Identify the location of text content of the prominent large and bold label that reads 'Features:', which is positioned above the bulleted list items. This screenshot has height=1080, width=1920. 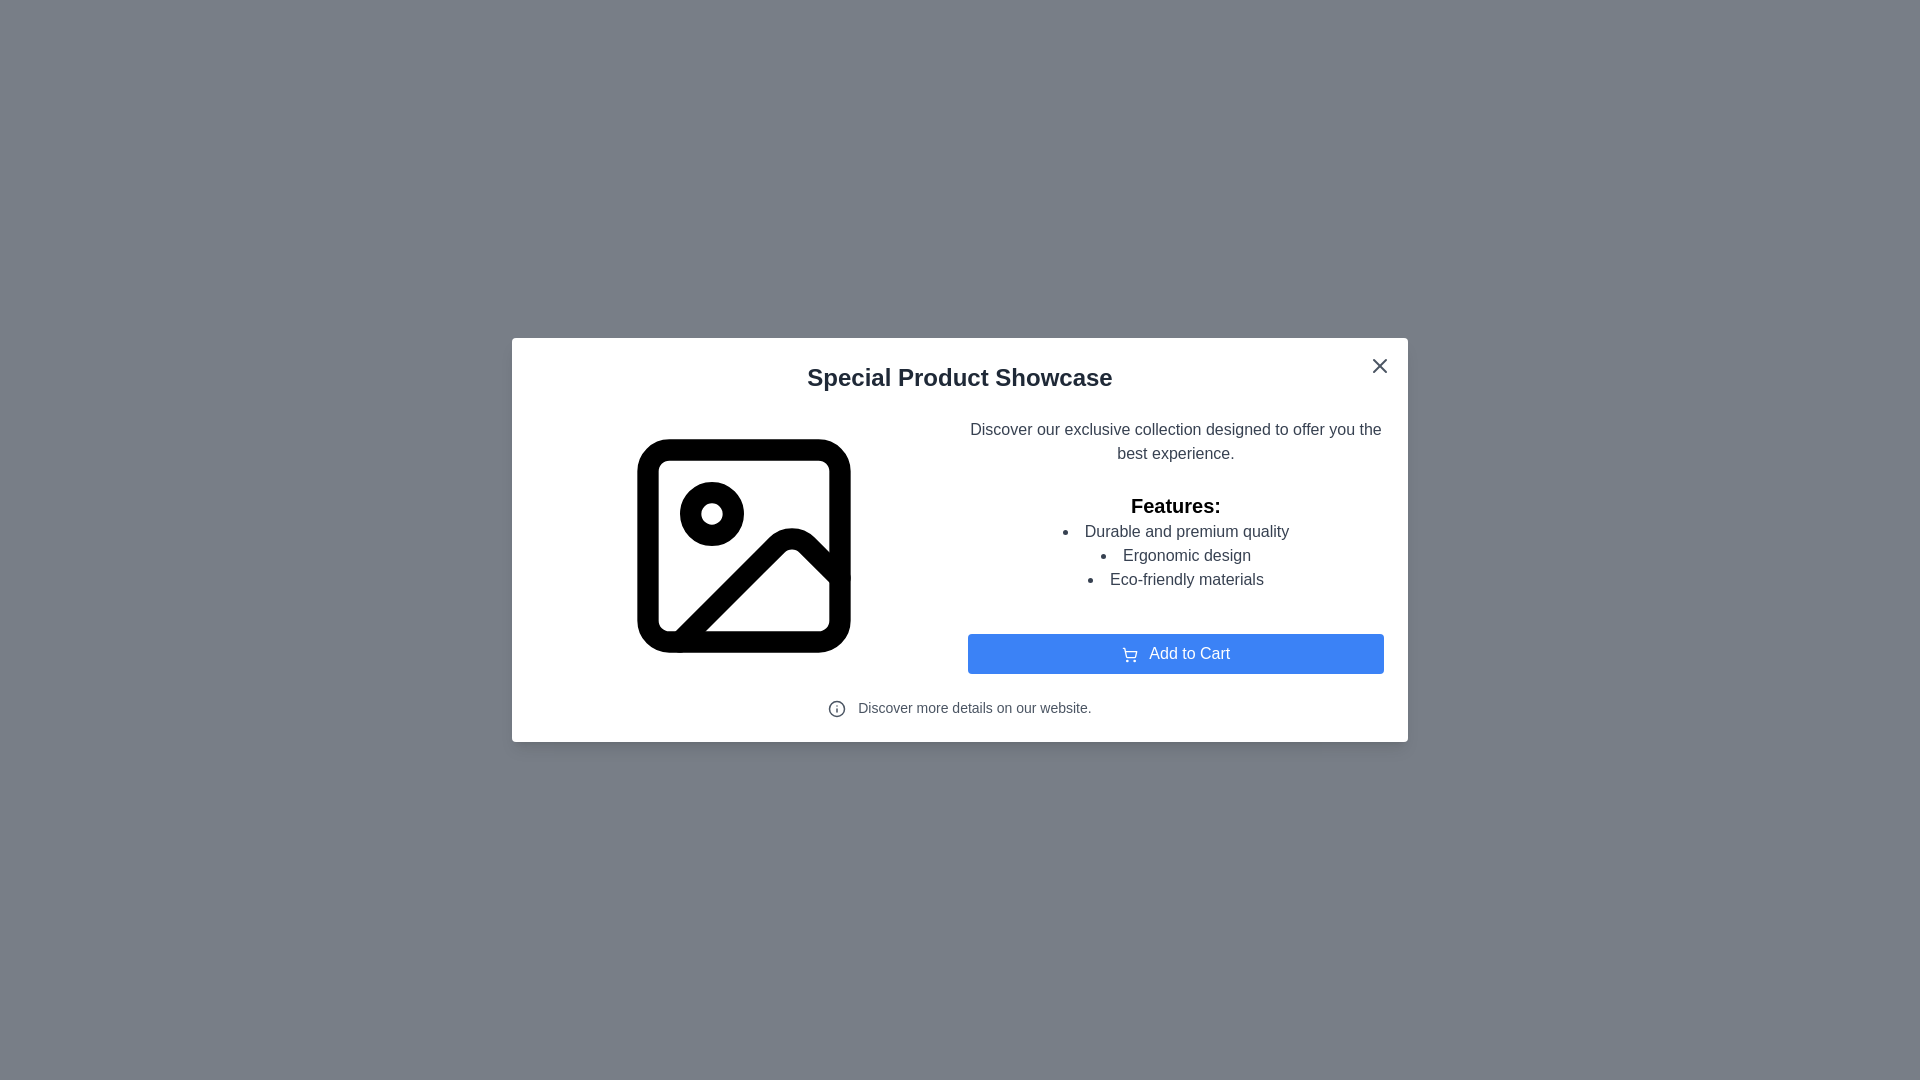
(1176, 504).